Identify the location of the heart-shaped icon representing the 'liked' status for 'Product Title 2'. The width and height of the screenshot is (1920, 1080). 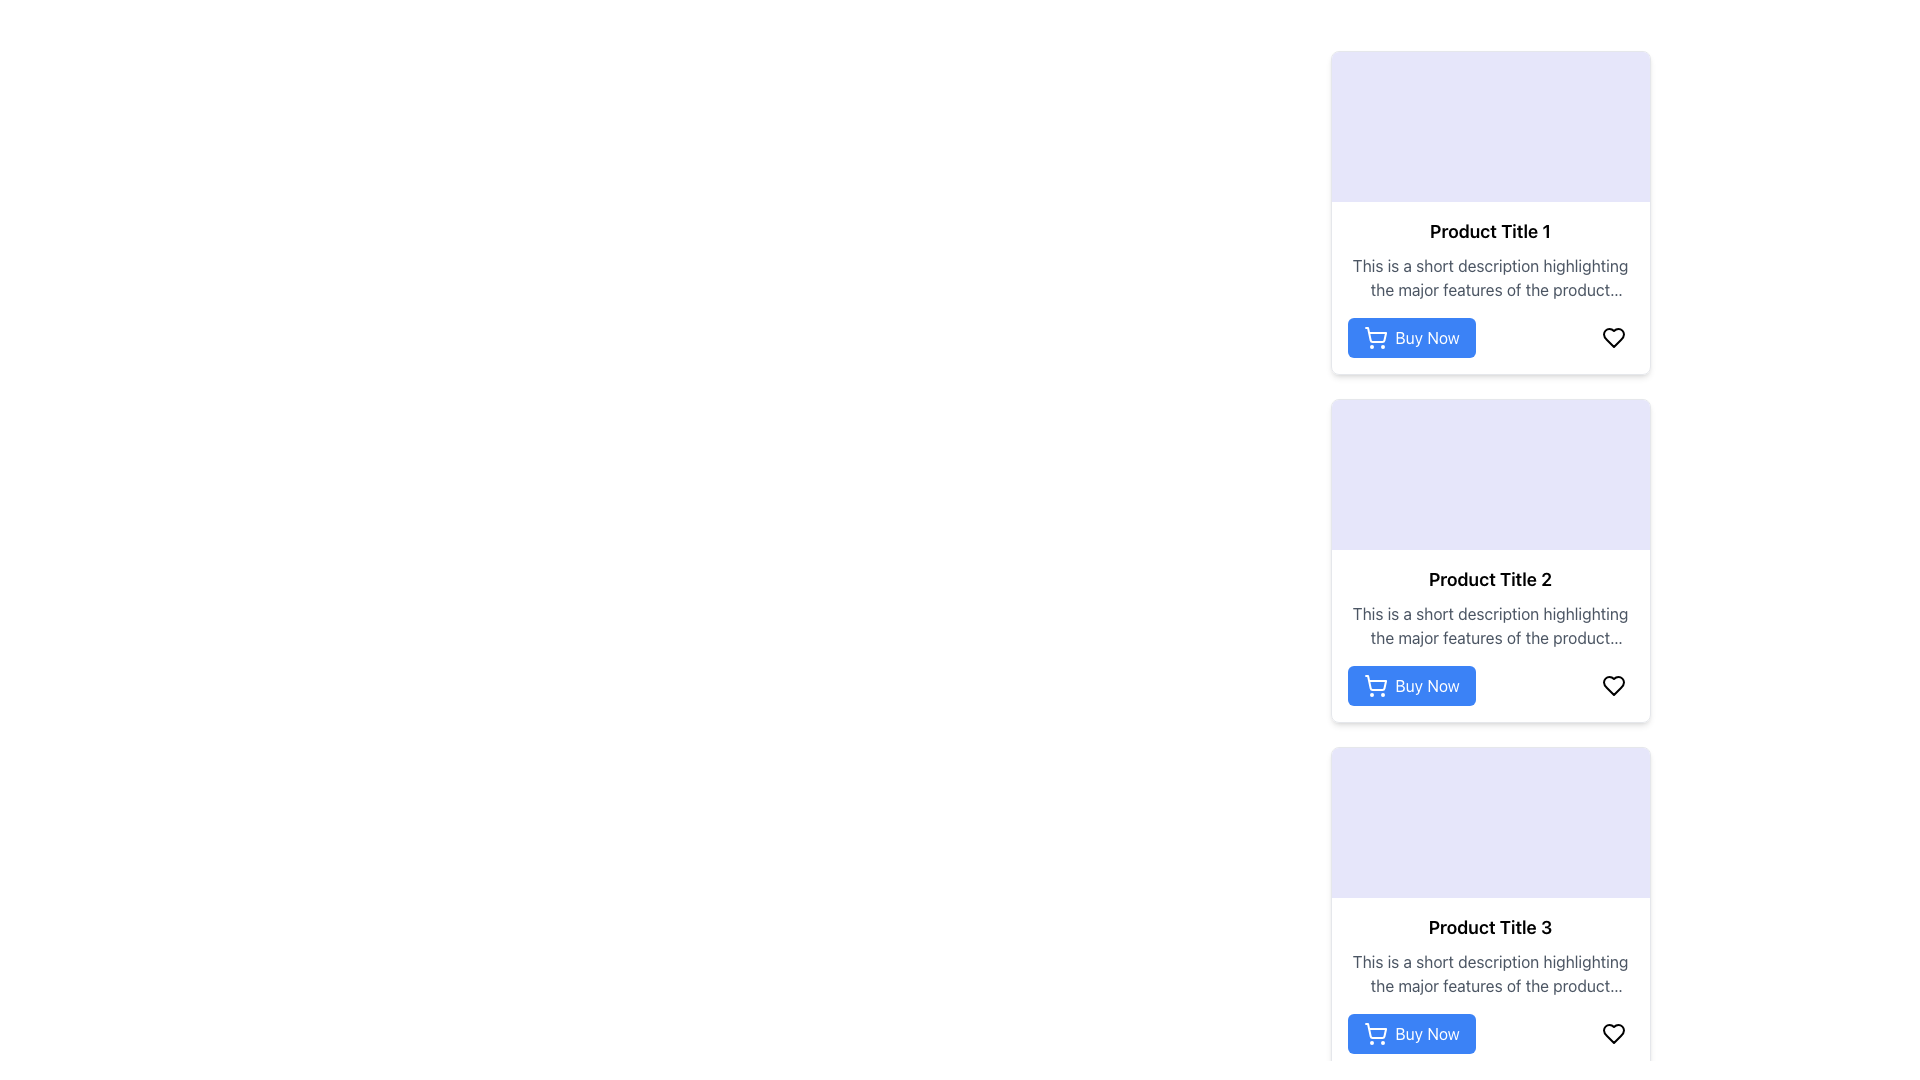
(1613, 685).